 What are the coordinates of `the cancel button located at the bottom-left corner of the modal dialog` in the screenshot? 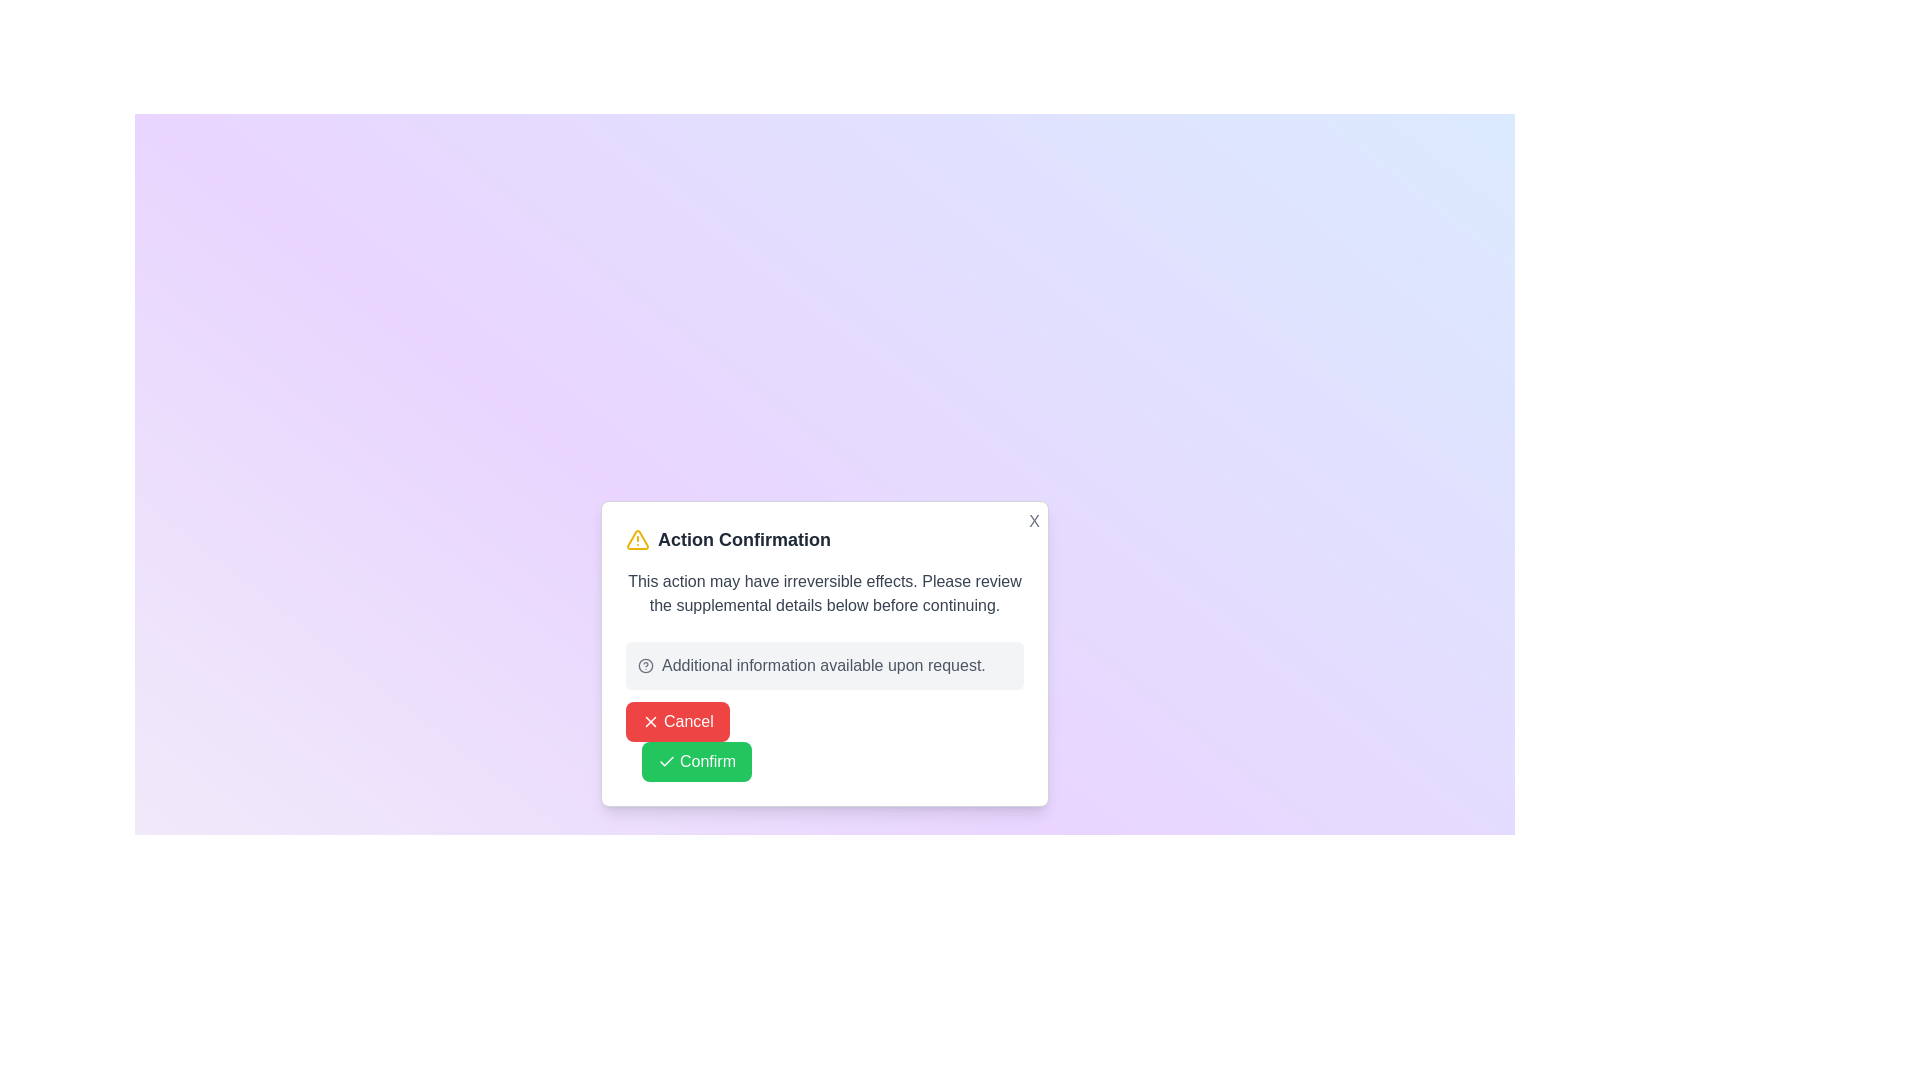 It's located at (677, 721).